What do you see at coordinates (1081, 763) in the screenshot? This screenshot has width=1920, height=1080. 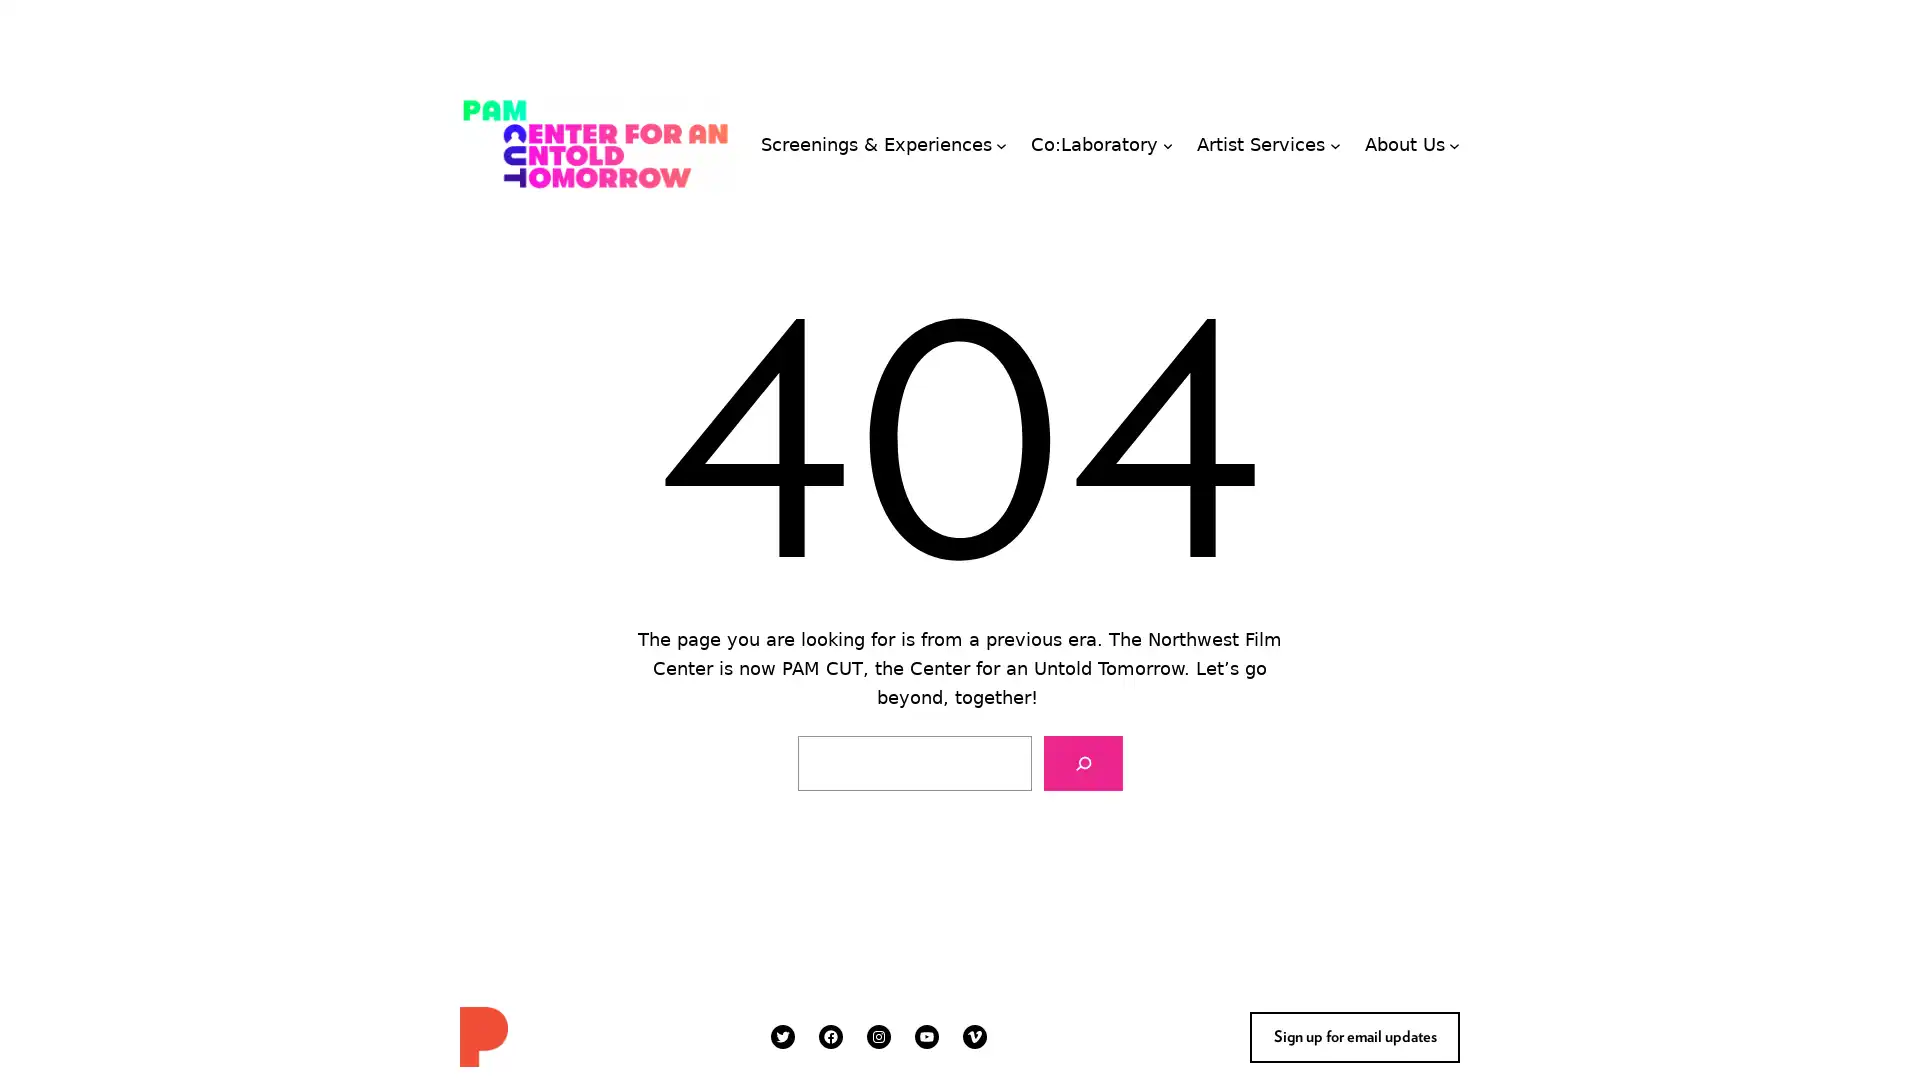 I see `Search` at bounding box center [1081, 763].